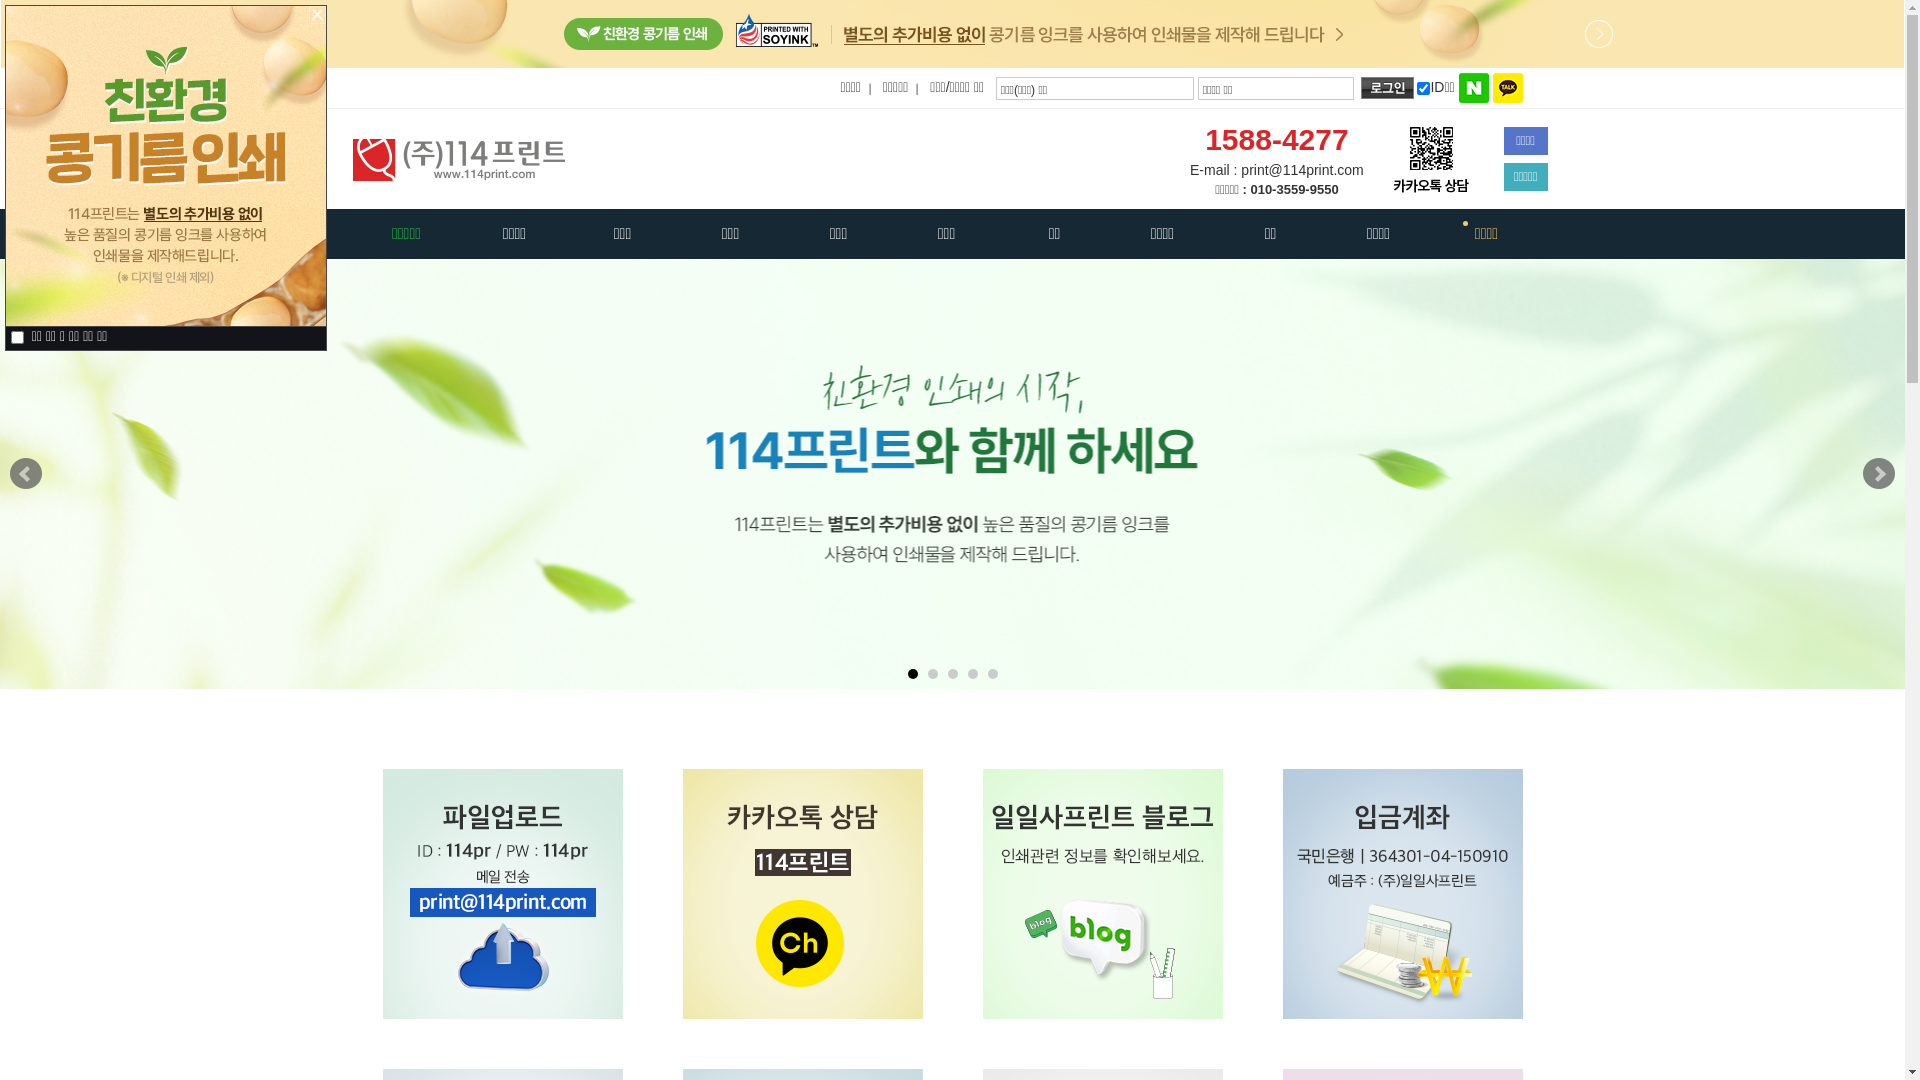 This screenshot has width=1920, height=1080. What do you see at coordinates (911, 674) in the screenshot?
I see `'1'` at bounding box center [911, 674].